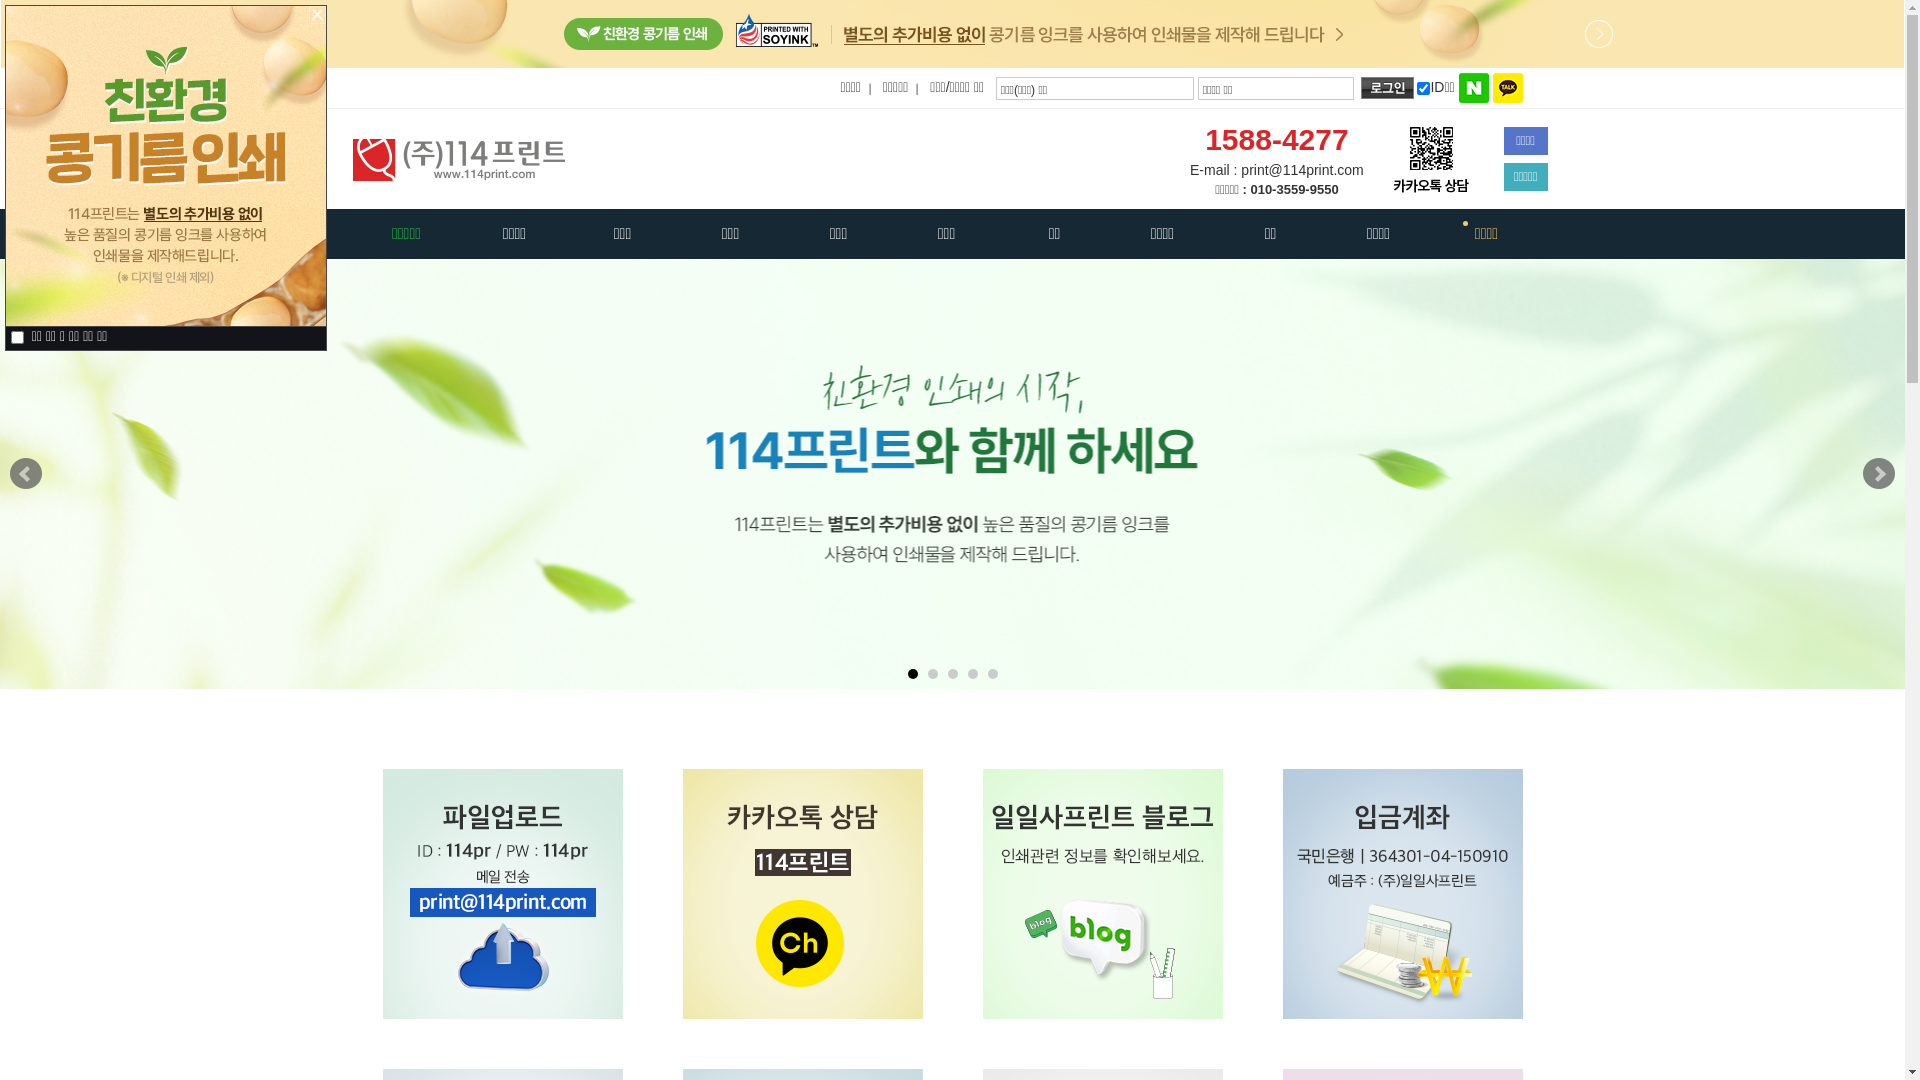 This screenshot has width=1920, height=1080. What do you see at coordinates (911, 674) in the screenshot?
I see `'1'` at bounding box center [911, 674].